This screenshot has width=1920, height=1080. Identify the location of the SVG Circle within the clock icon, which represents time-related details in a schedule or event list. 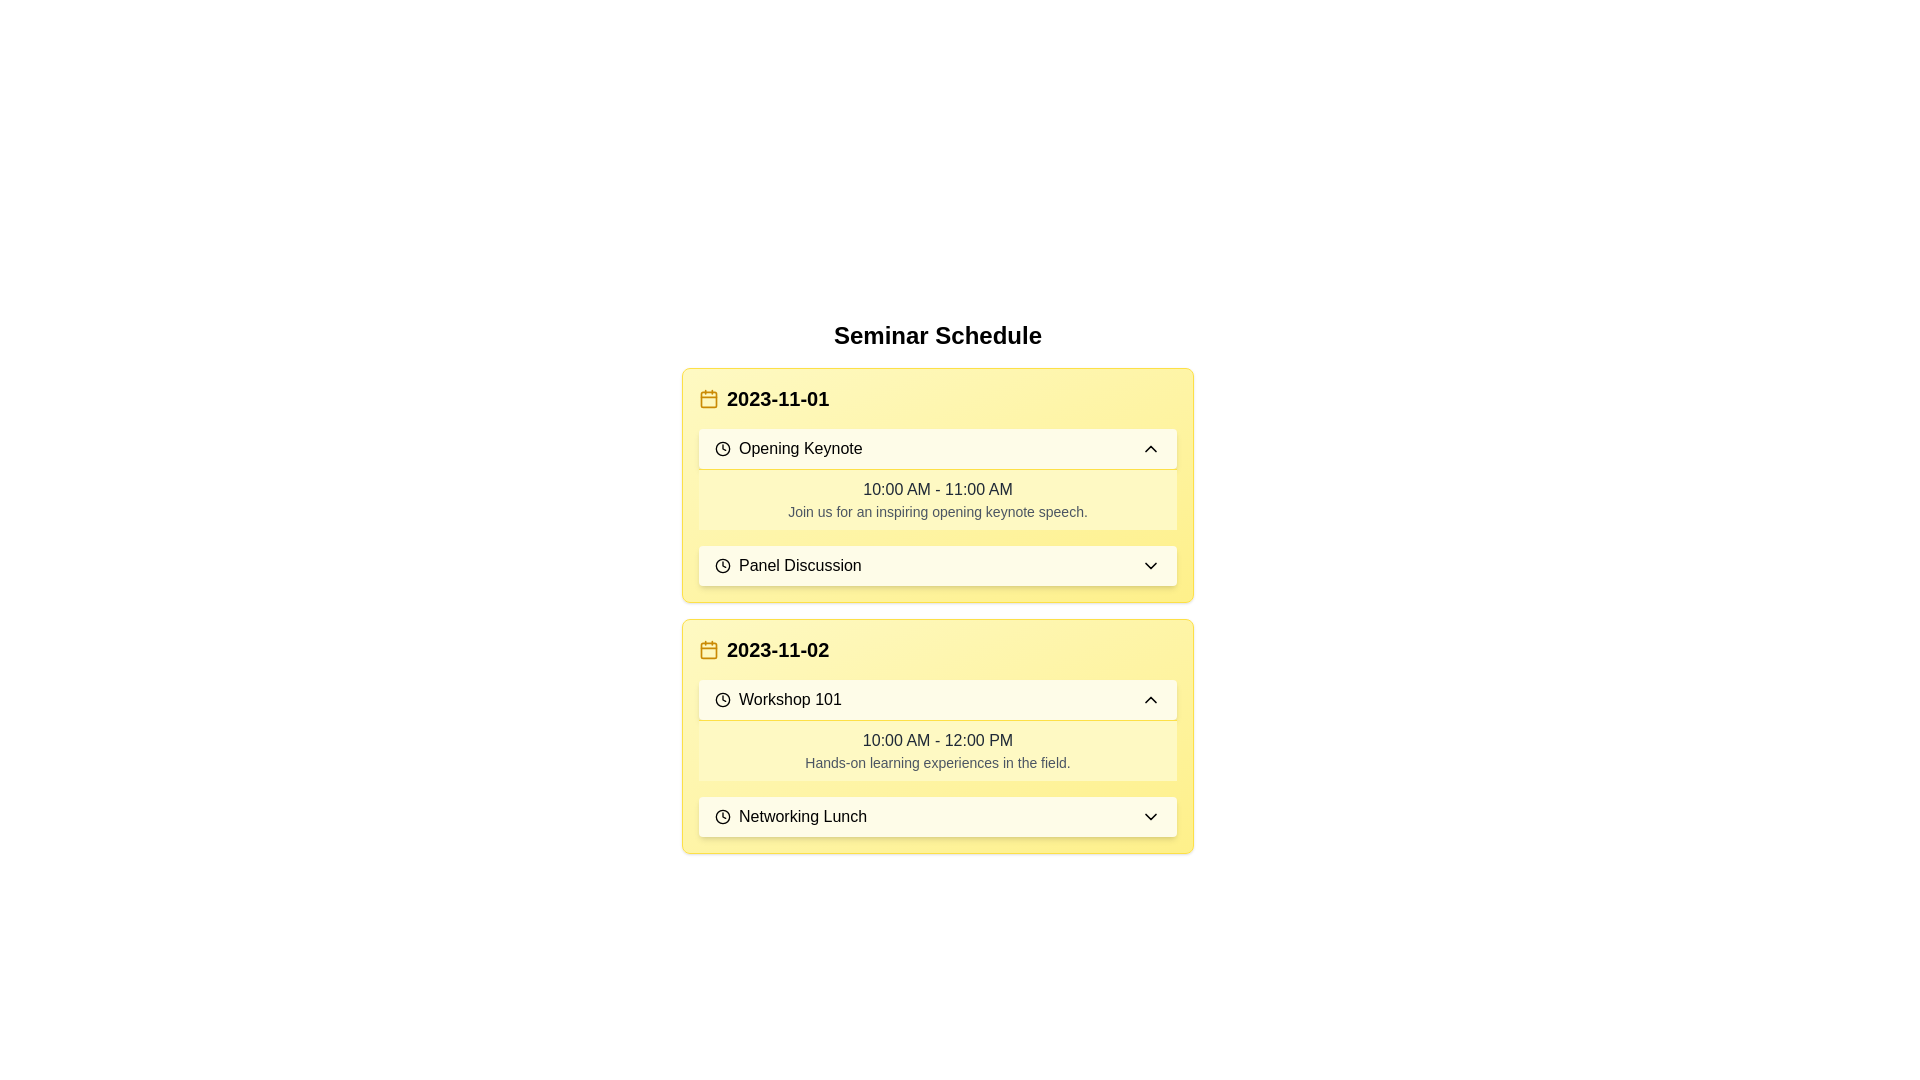
(722, 447).